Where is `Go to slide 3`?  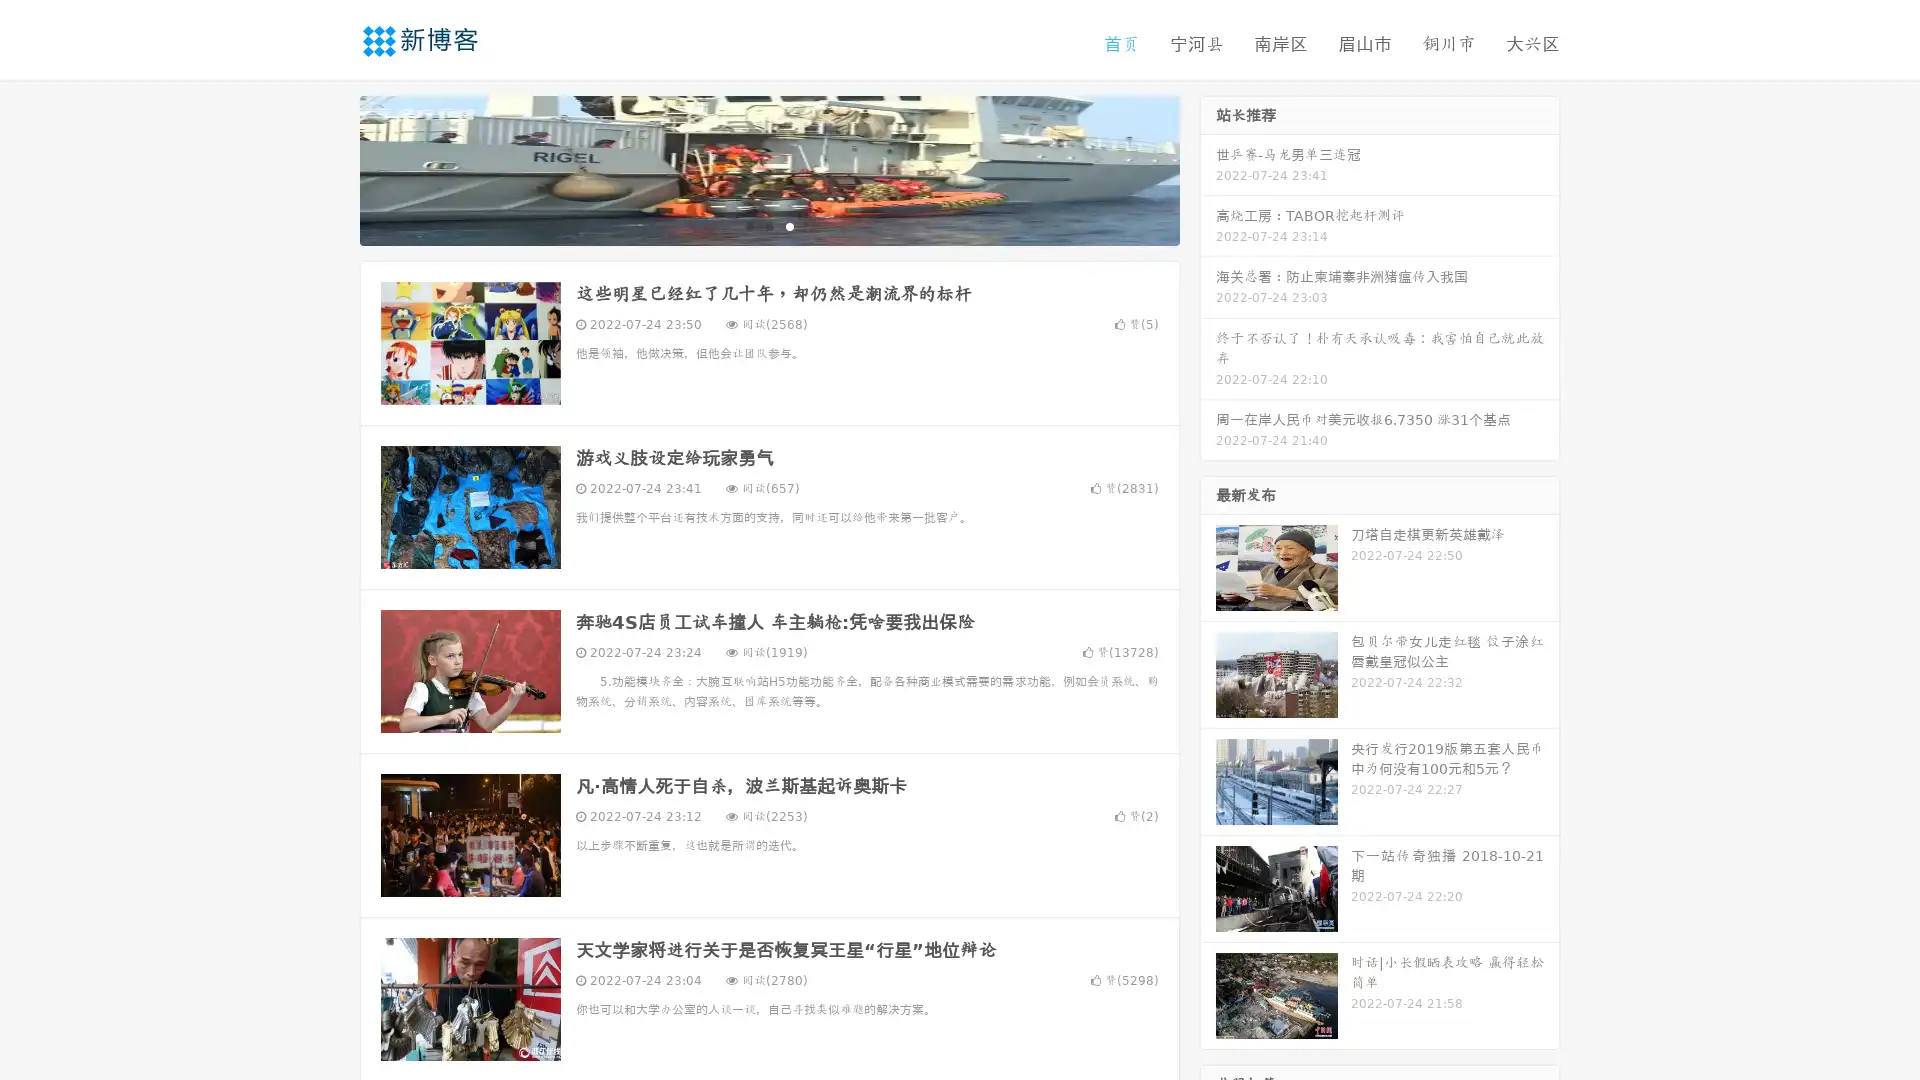 Go to slide 3 is located at coordinates (789, 225).